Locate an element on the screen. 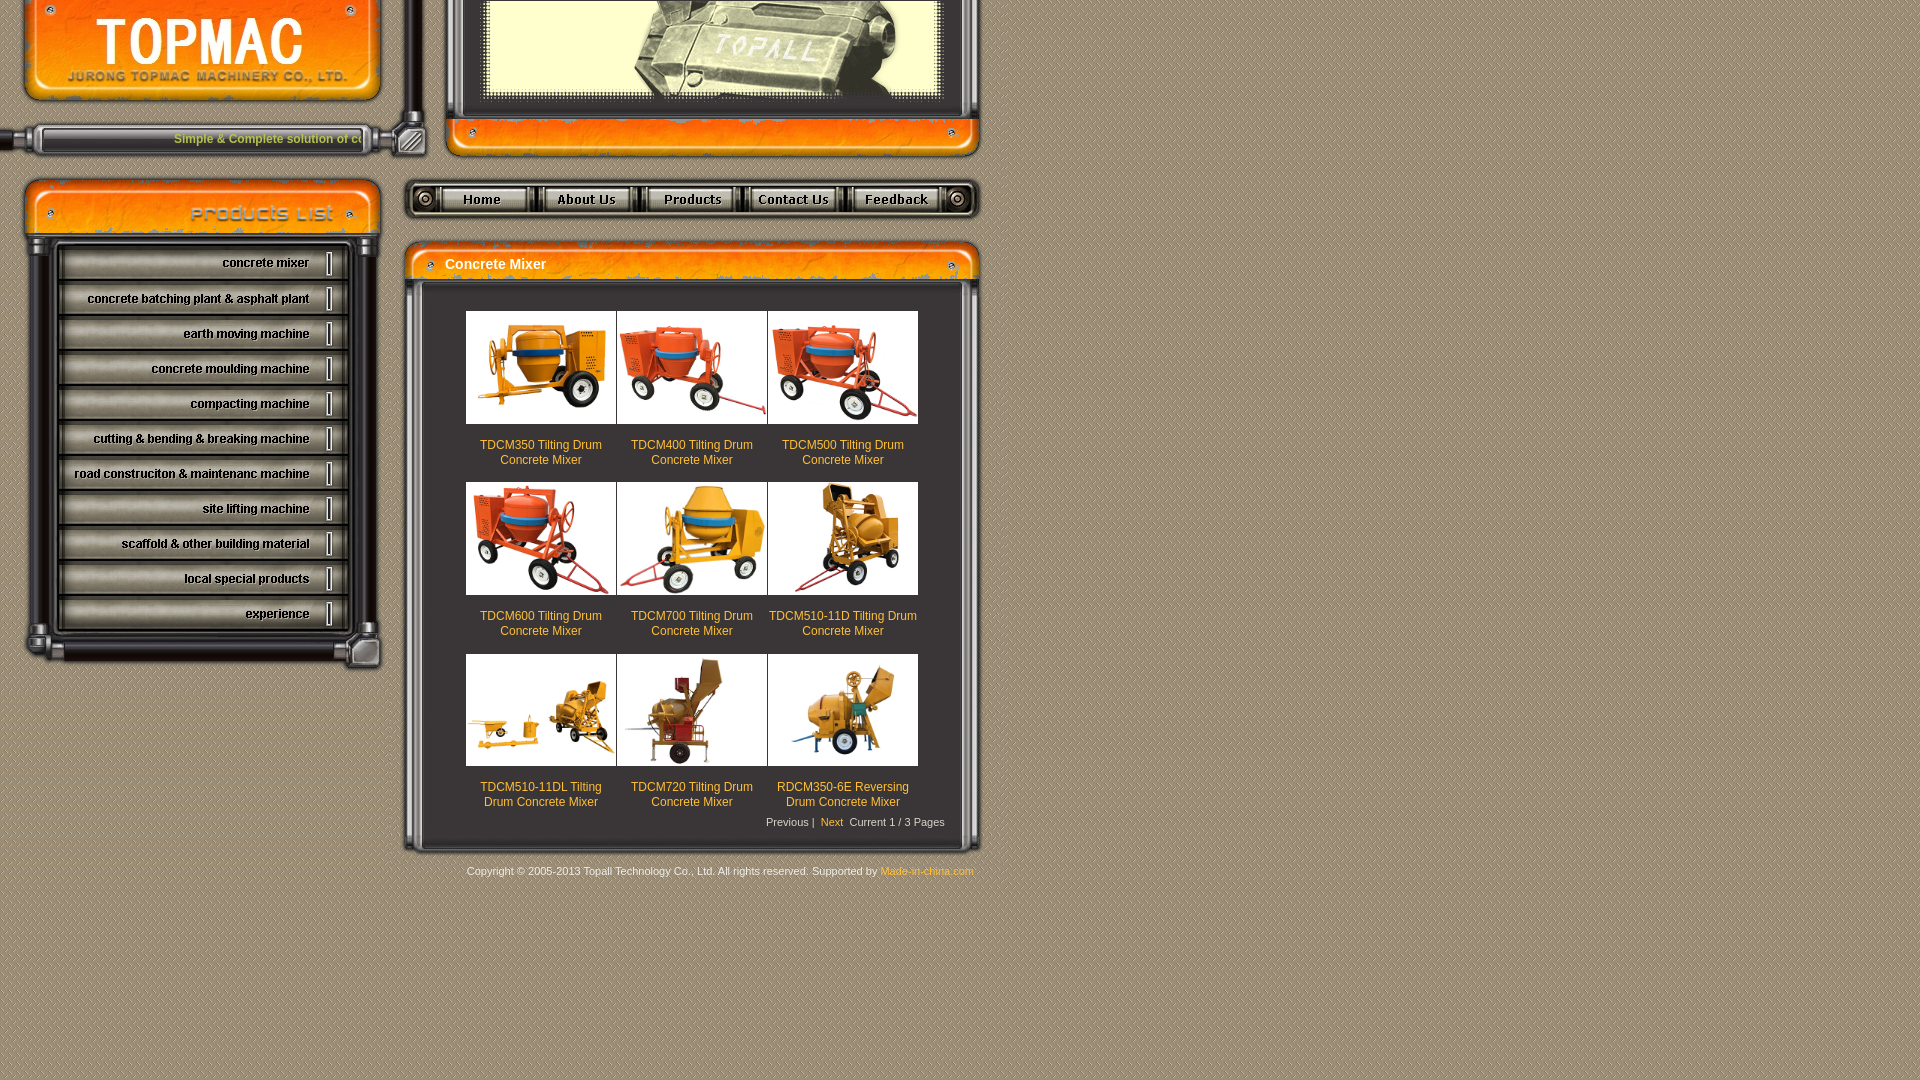  'TDCM400 Tilting Drum Concrete Mixer' is located at coordinates (691, 451).